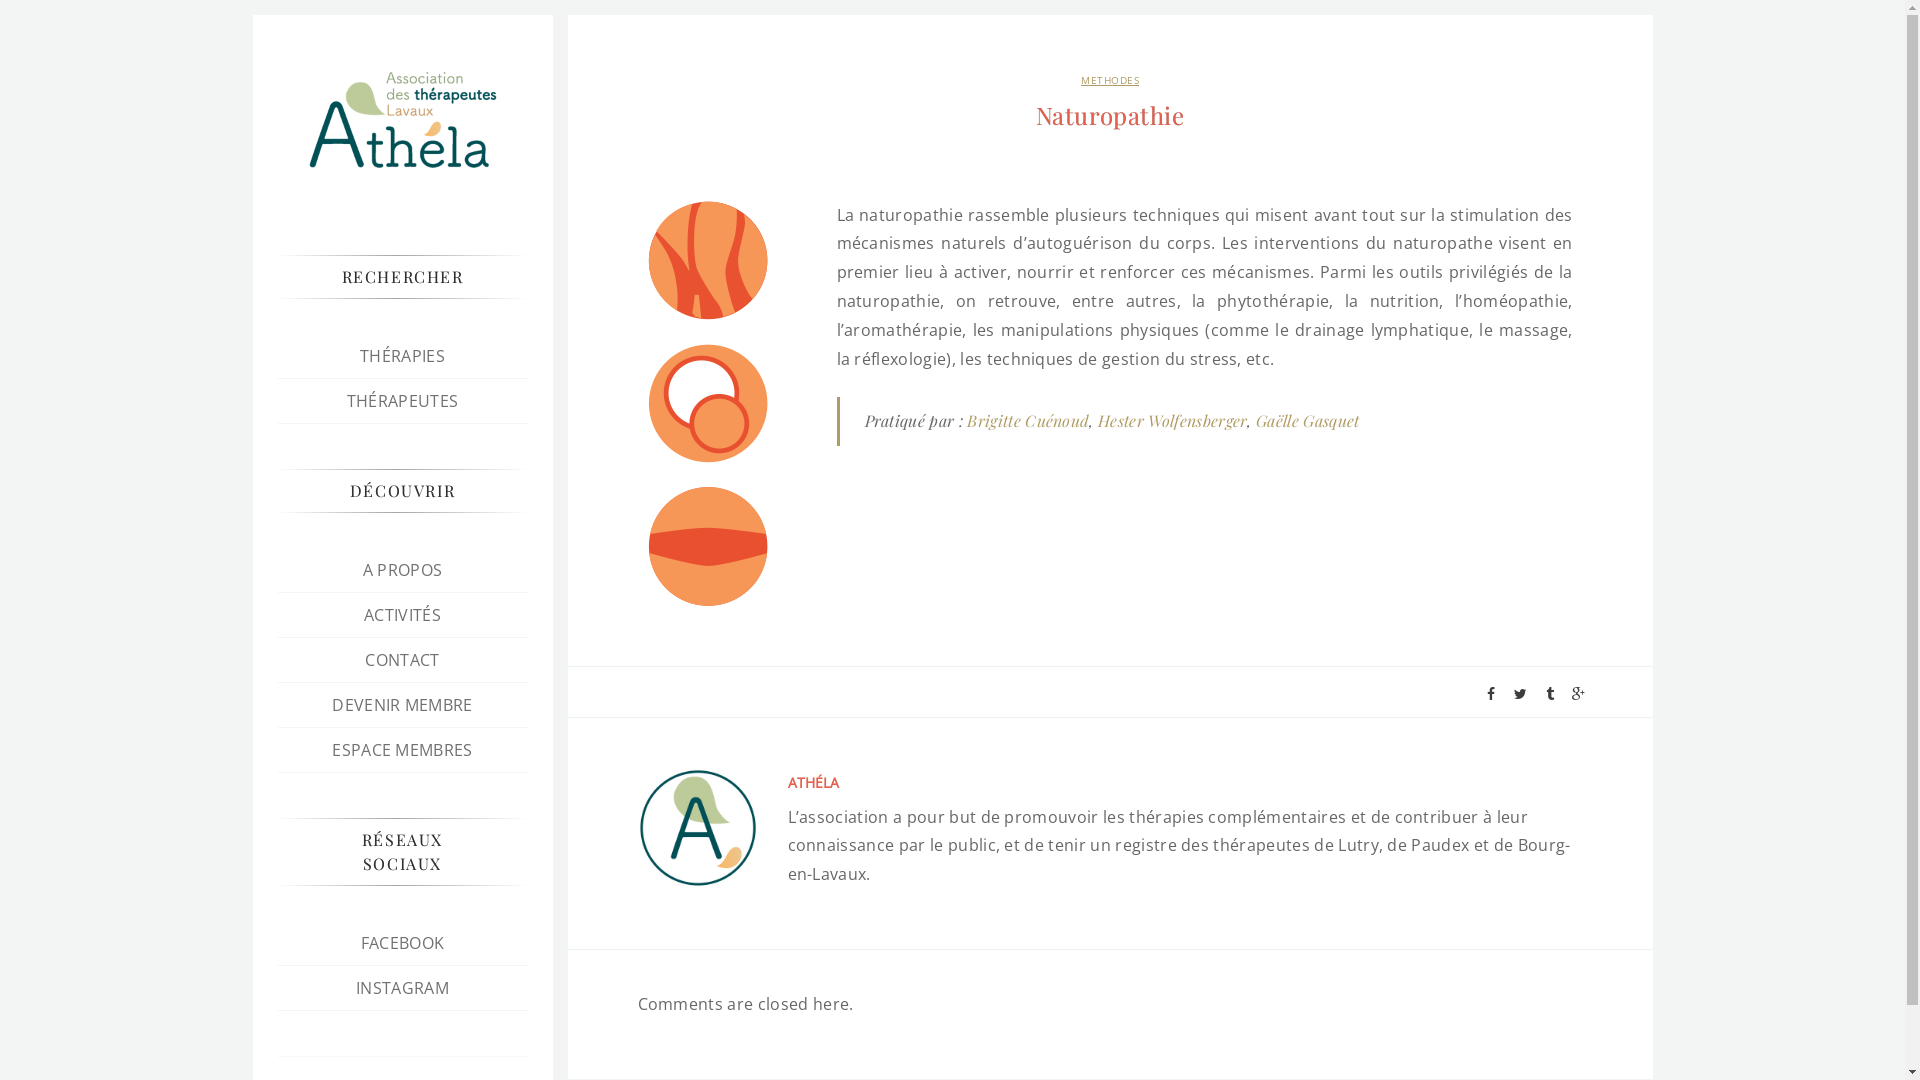  Describe the element at coordinates (1172, 419) in the screenshot. I see `'Hester Wolfensberger'` at that location.